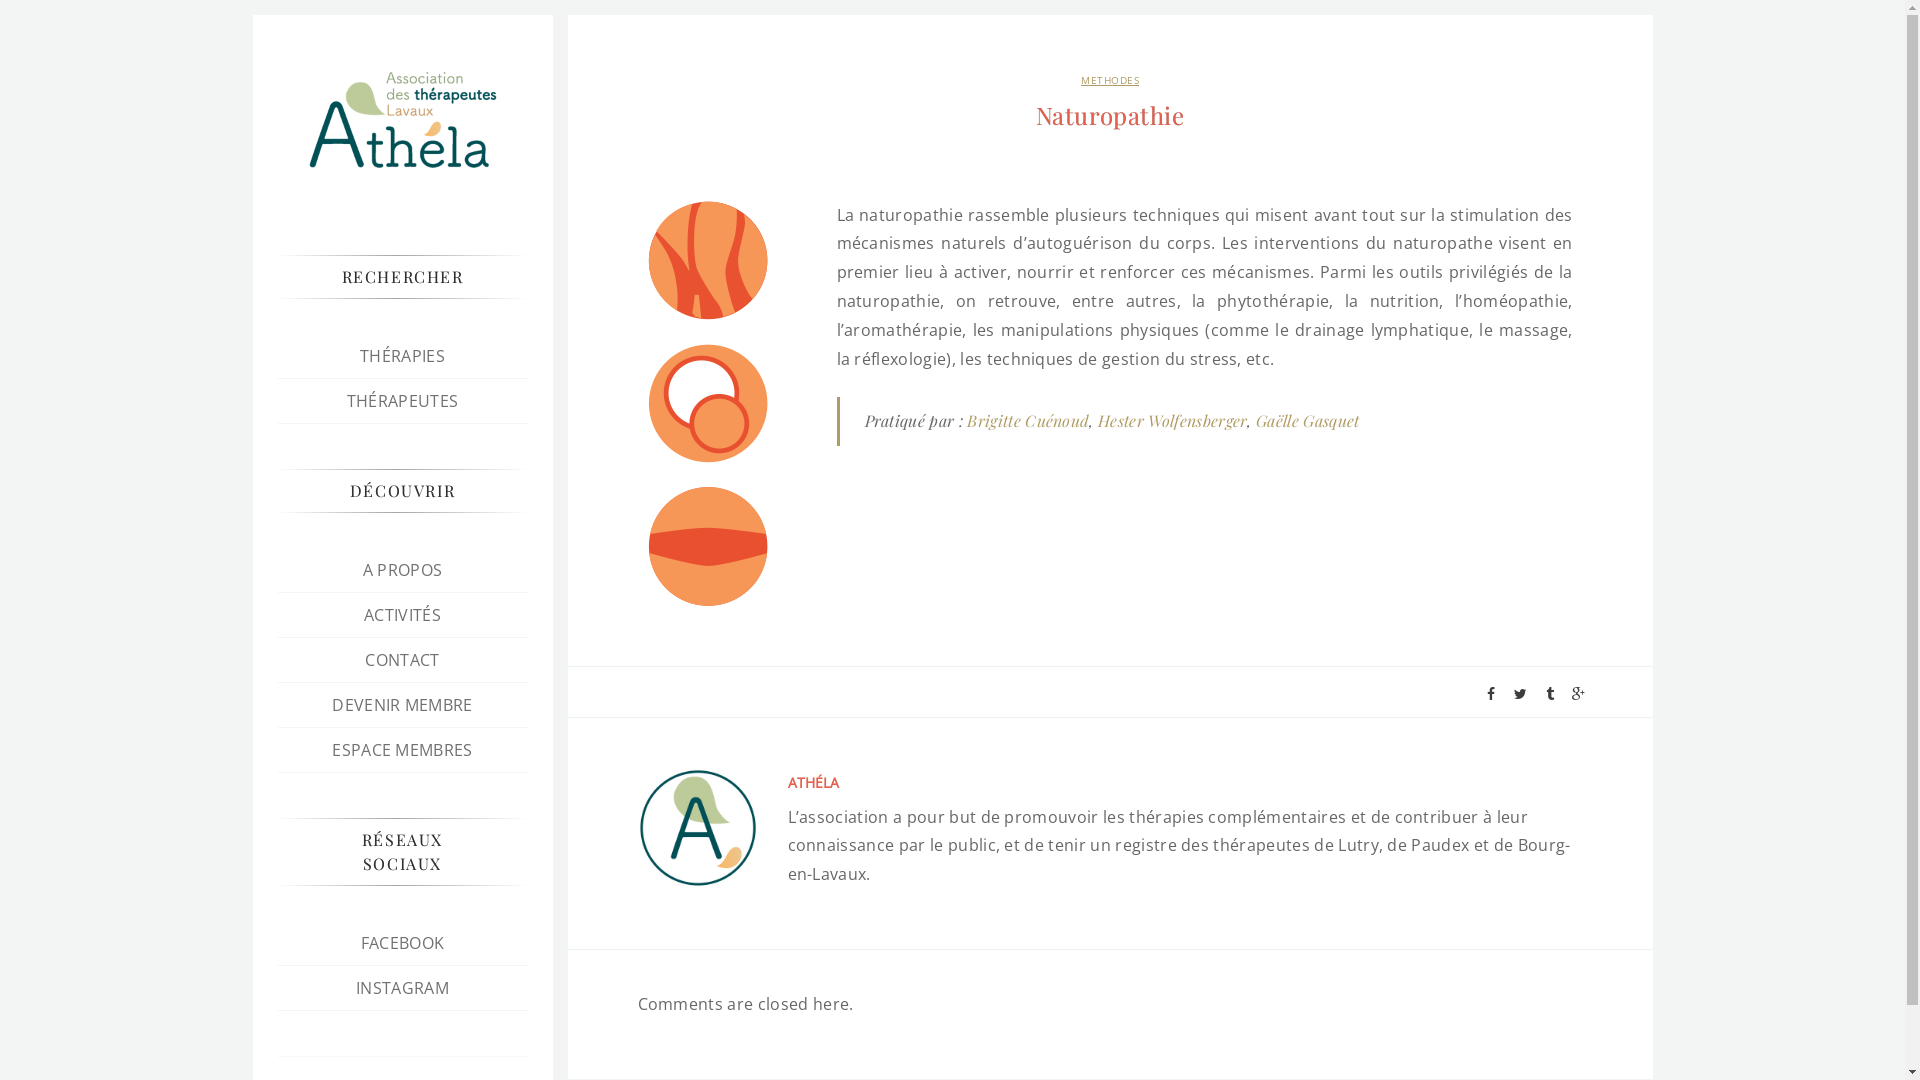  Describe the element at coordinates (1172, 419) in the screenshot. I see `'Hester Wolfensberger'` at that location.